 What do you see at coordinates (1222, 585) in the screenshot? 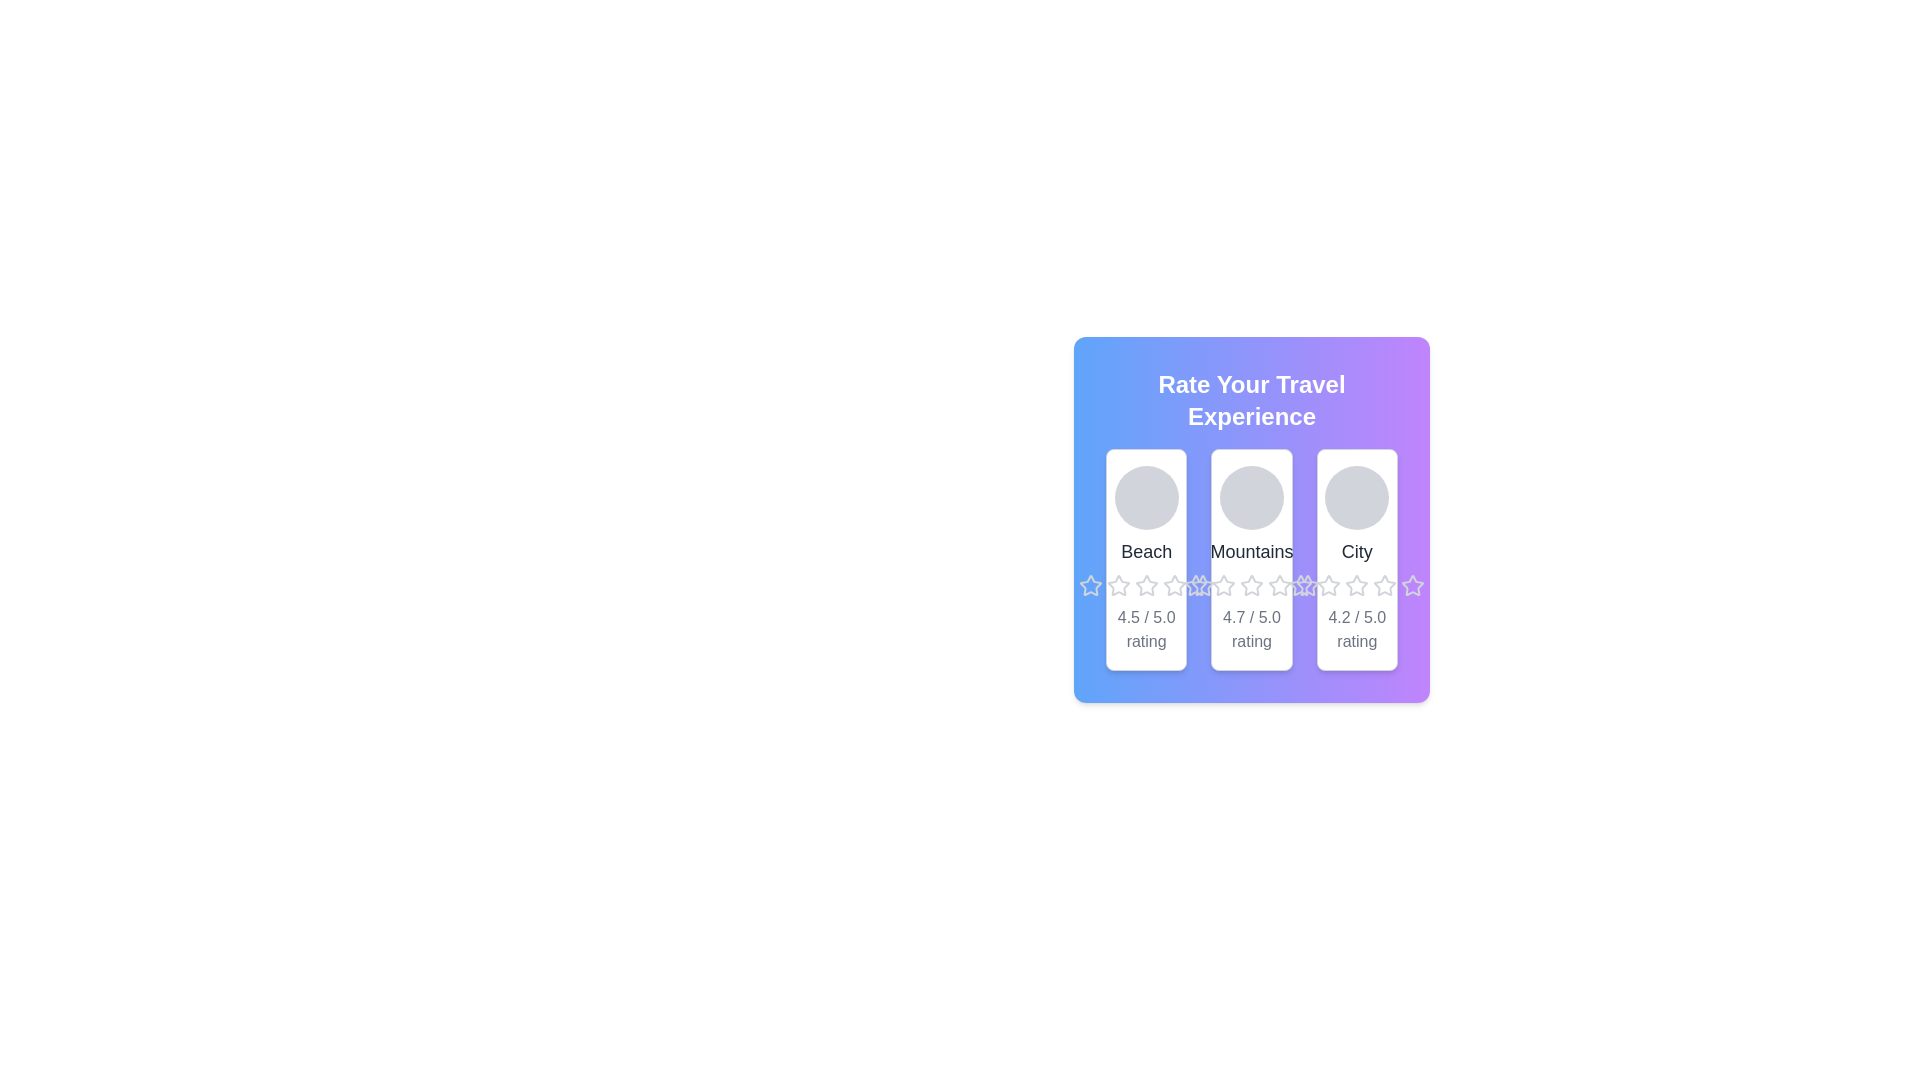
I see `the third star in the rating section of the card labeled 'Mountains'` at bounding box center [1222, 585].